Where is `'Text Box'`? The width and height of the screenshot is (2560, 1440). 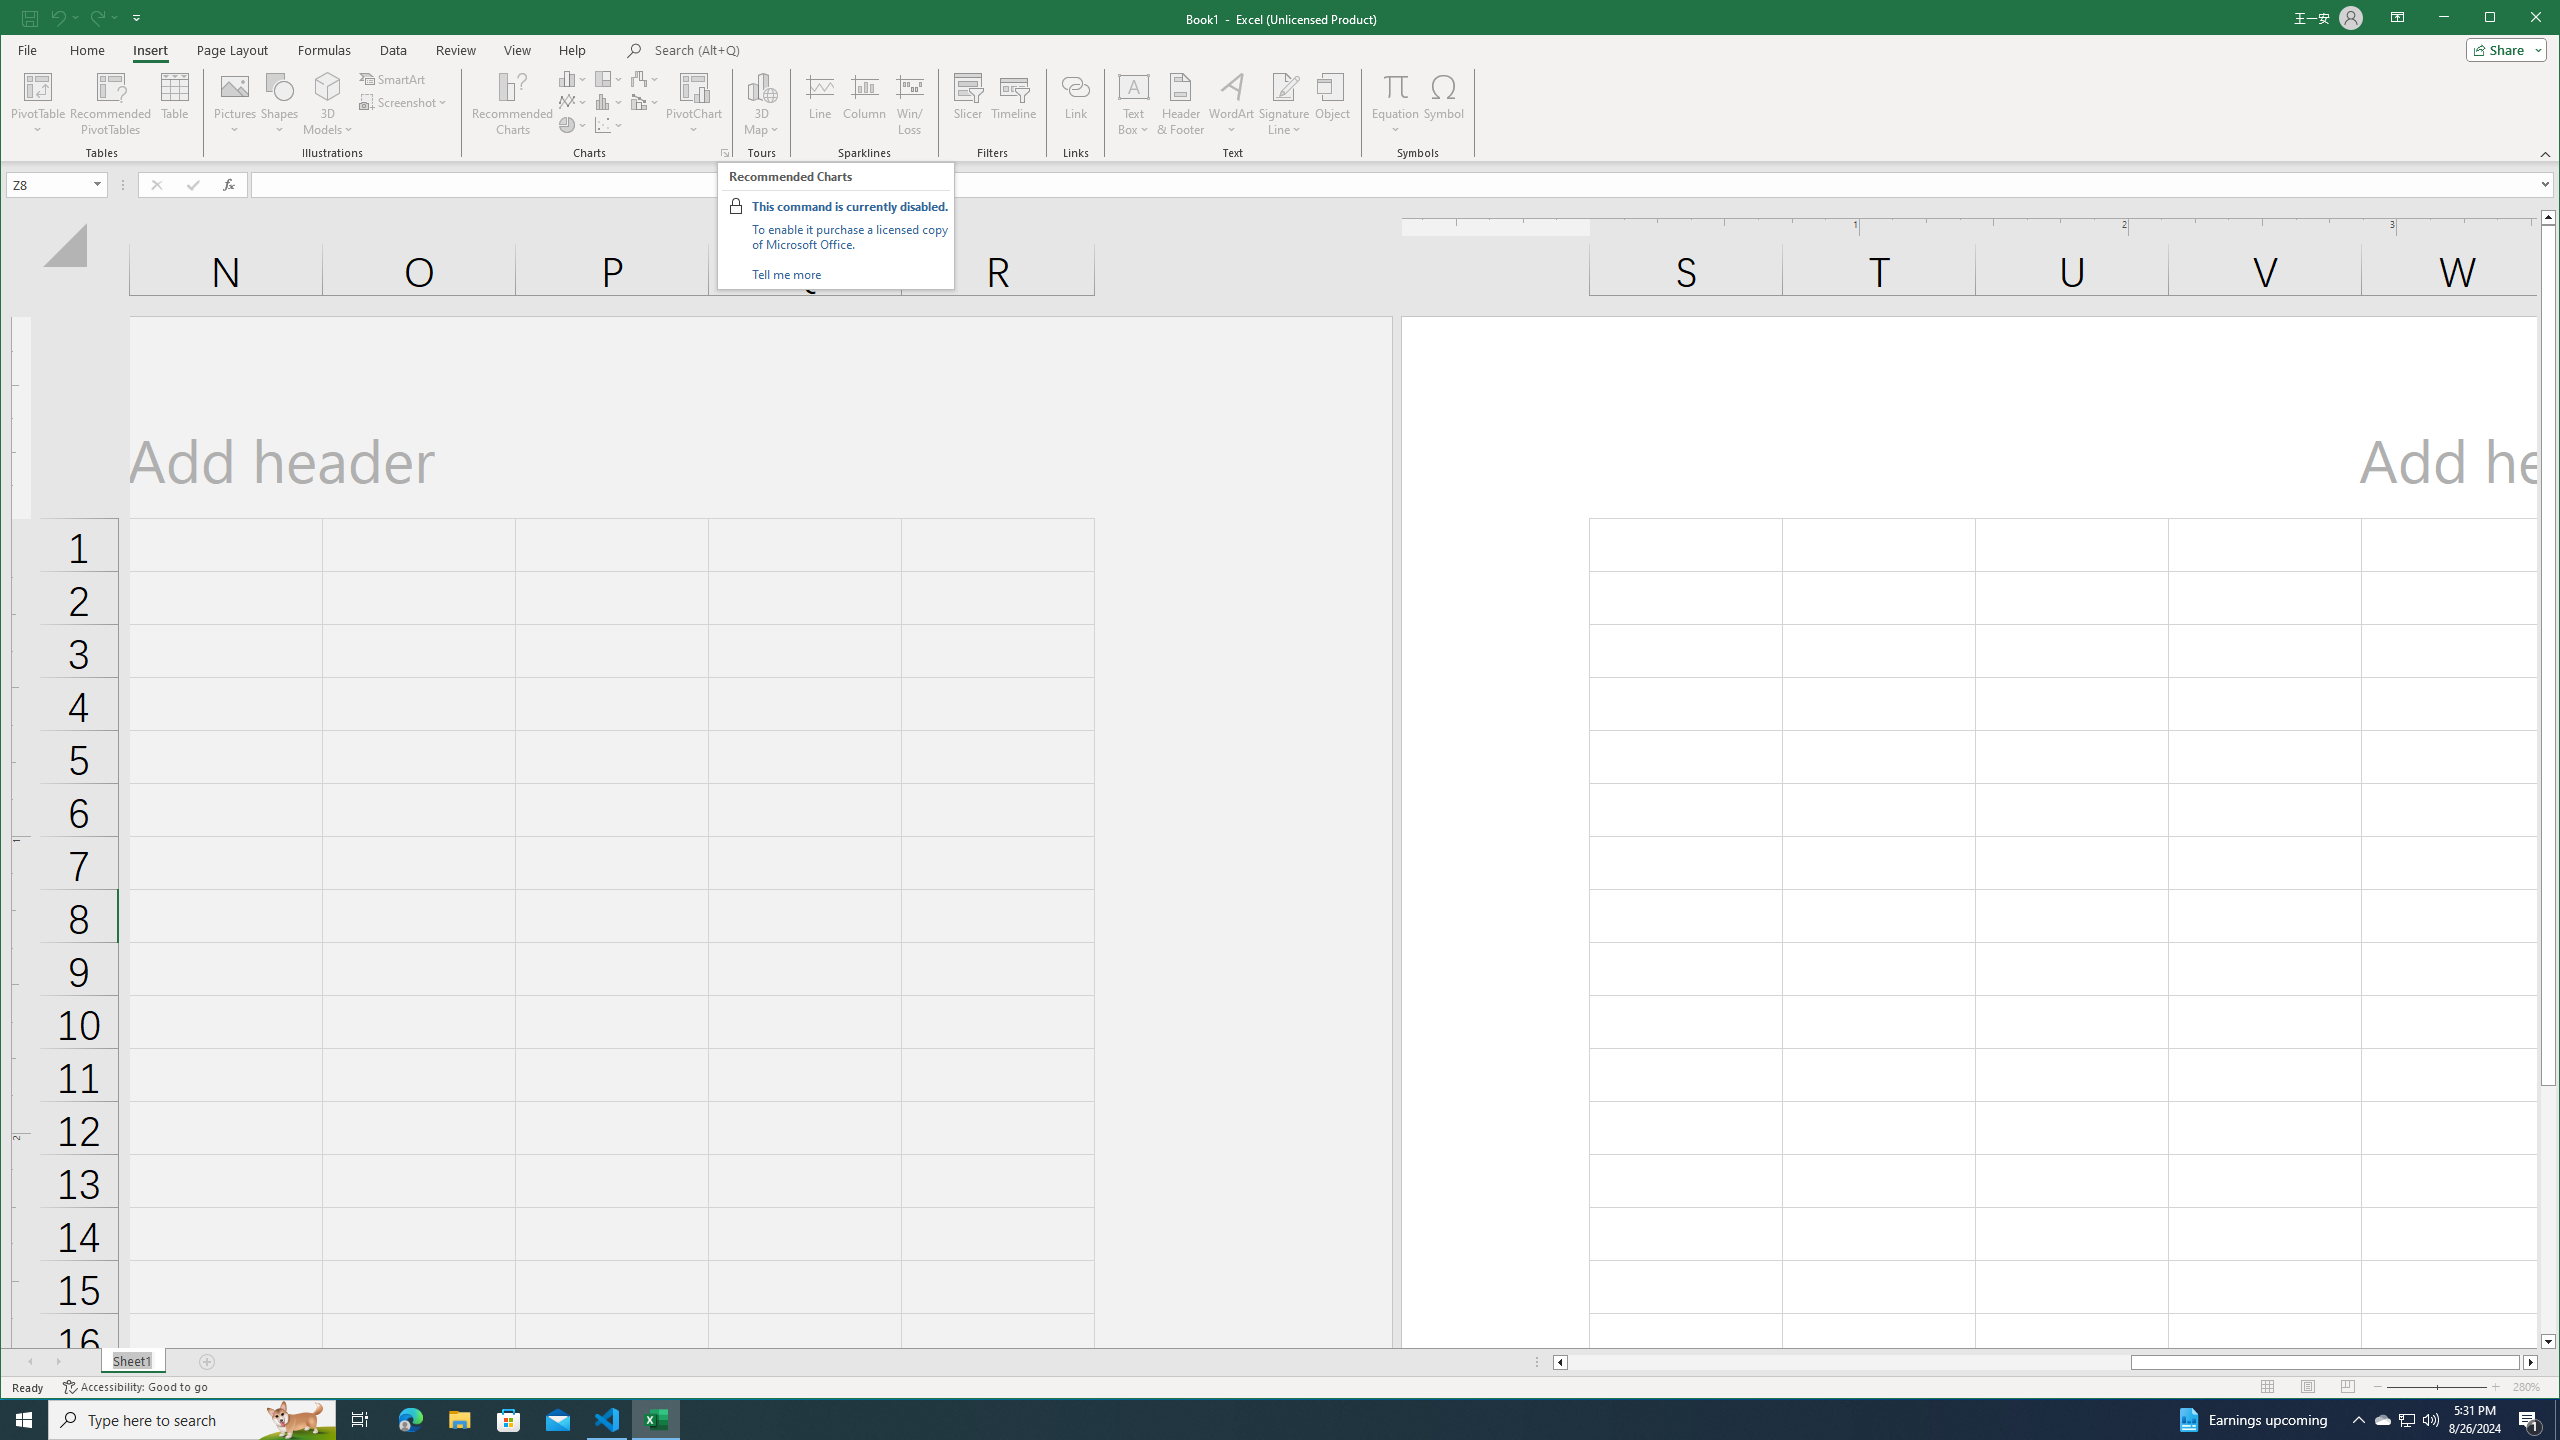 'Text Box' is located at coordinates (1133, 103).